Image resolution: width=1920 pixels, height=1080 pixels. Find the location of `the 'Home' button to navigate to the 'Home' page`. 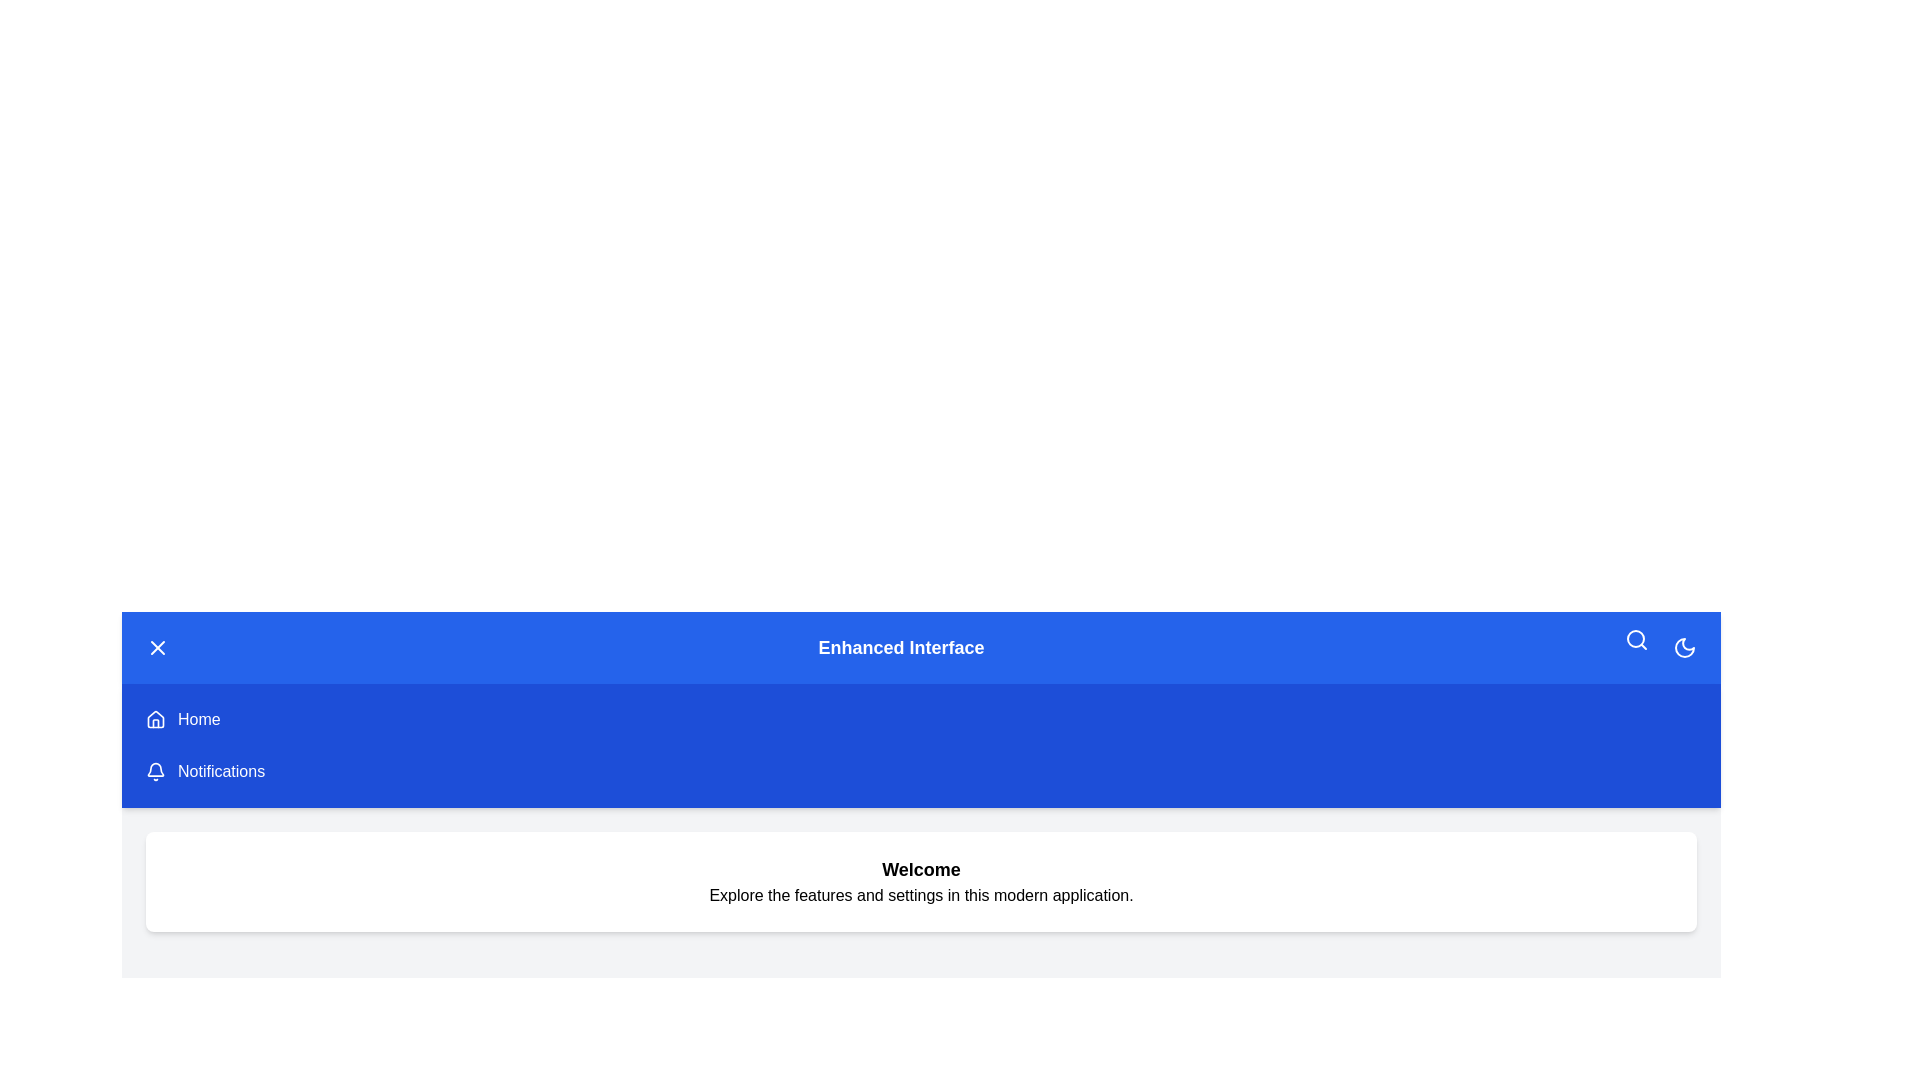

the 'Home' button to navigate to the 'Home' page is located at coordinates (198, 720).